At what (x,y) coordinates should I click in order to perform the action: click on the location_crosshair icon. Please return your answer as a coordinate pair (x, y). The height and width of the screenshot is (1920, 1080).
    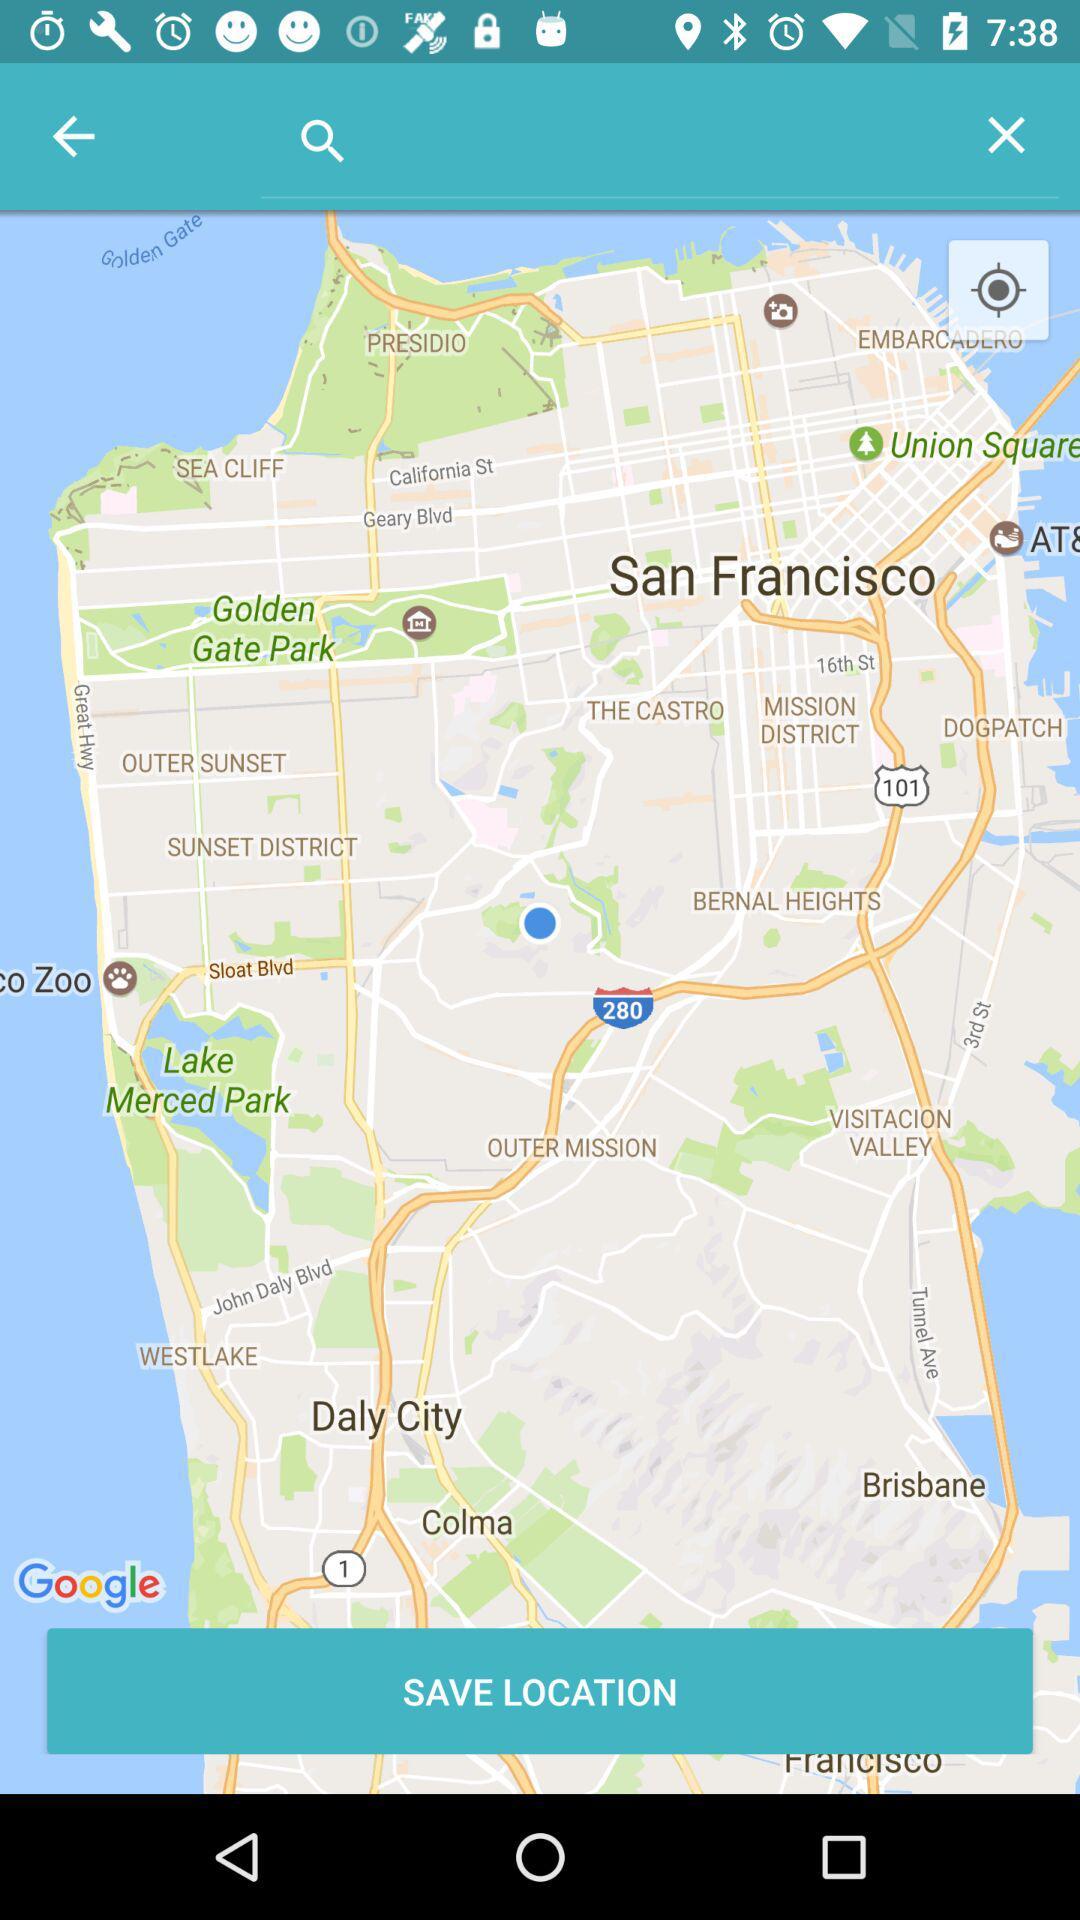
    Looking at the image, I should click on (998, 290).